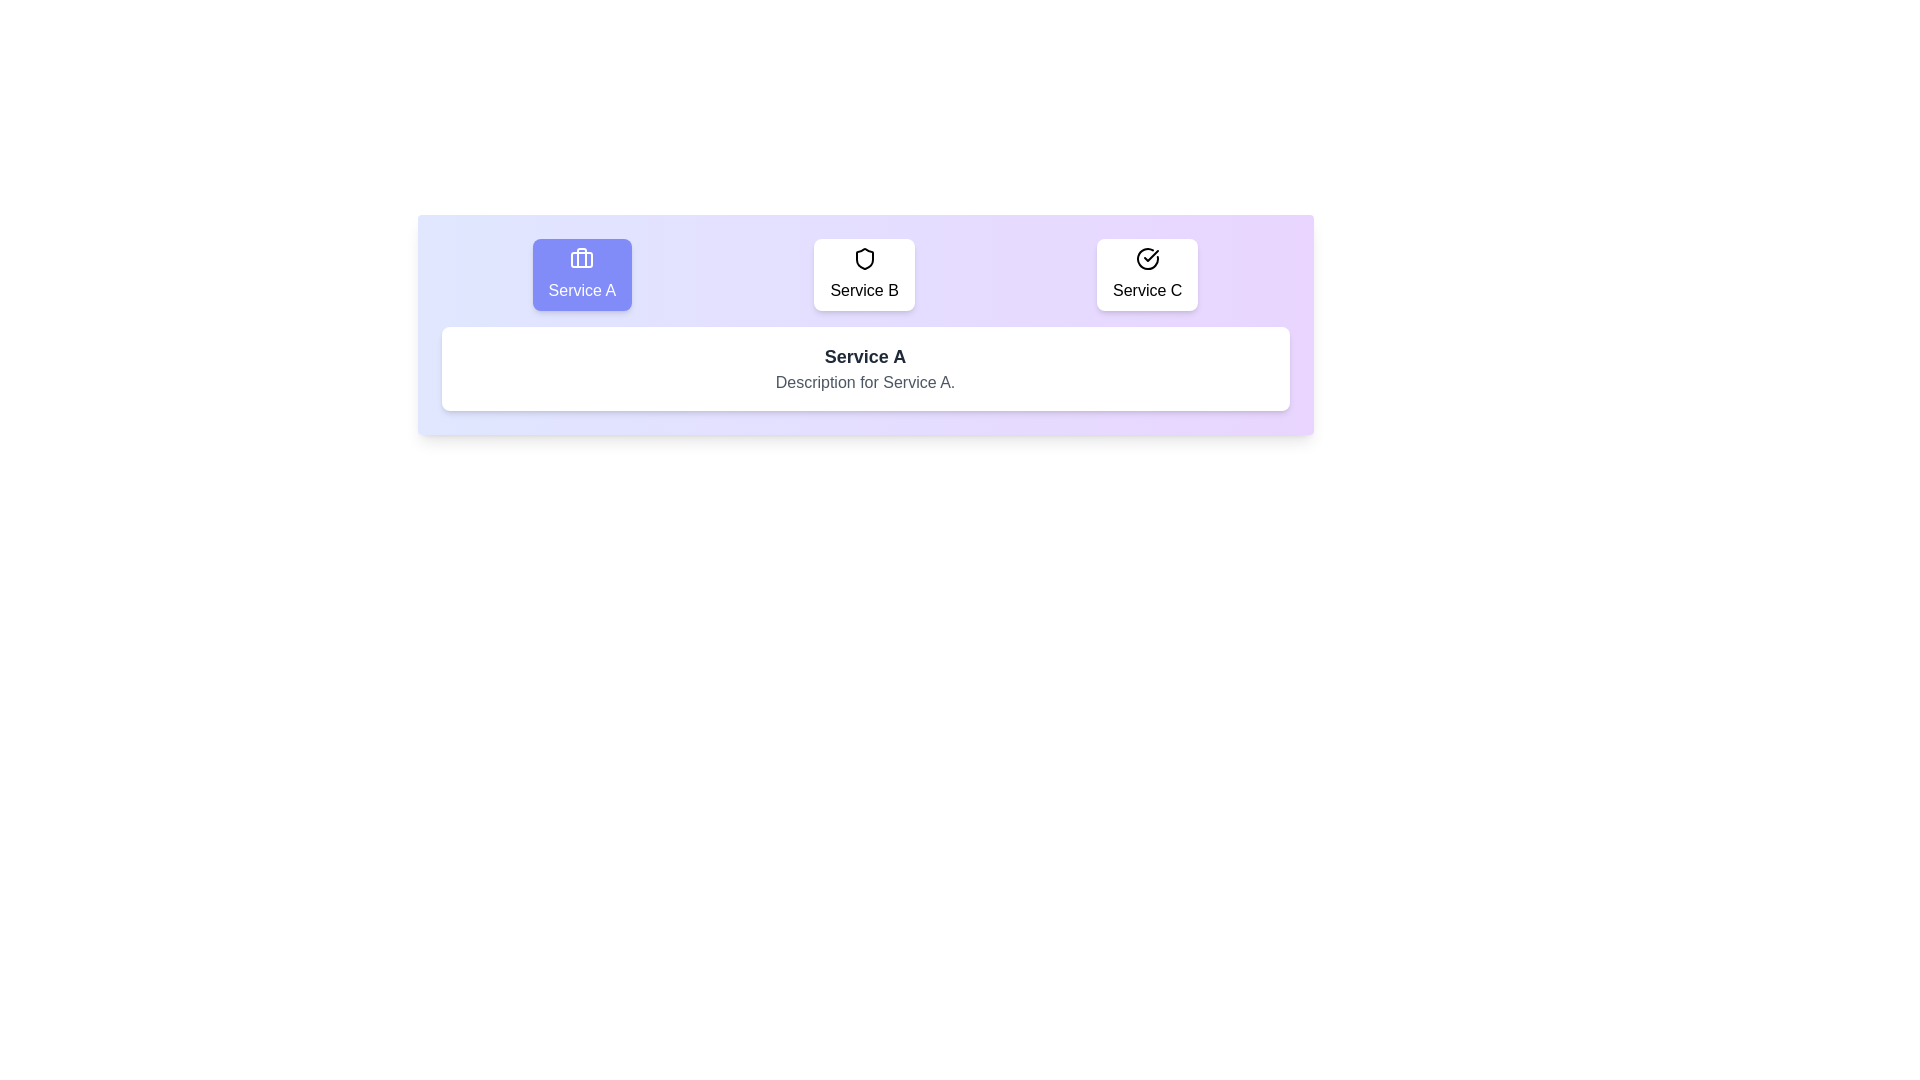 This screenshot has width=1920, height=1080. What do you see at coordinates (864, 257) in the screenshot?
I see `the primary icon representing 'Service B' located centrally above its label` at bounding box center [864, 257].